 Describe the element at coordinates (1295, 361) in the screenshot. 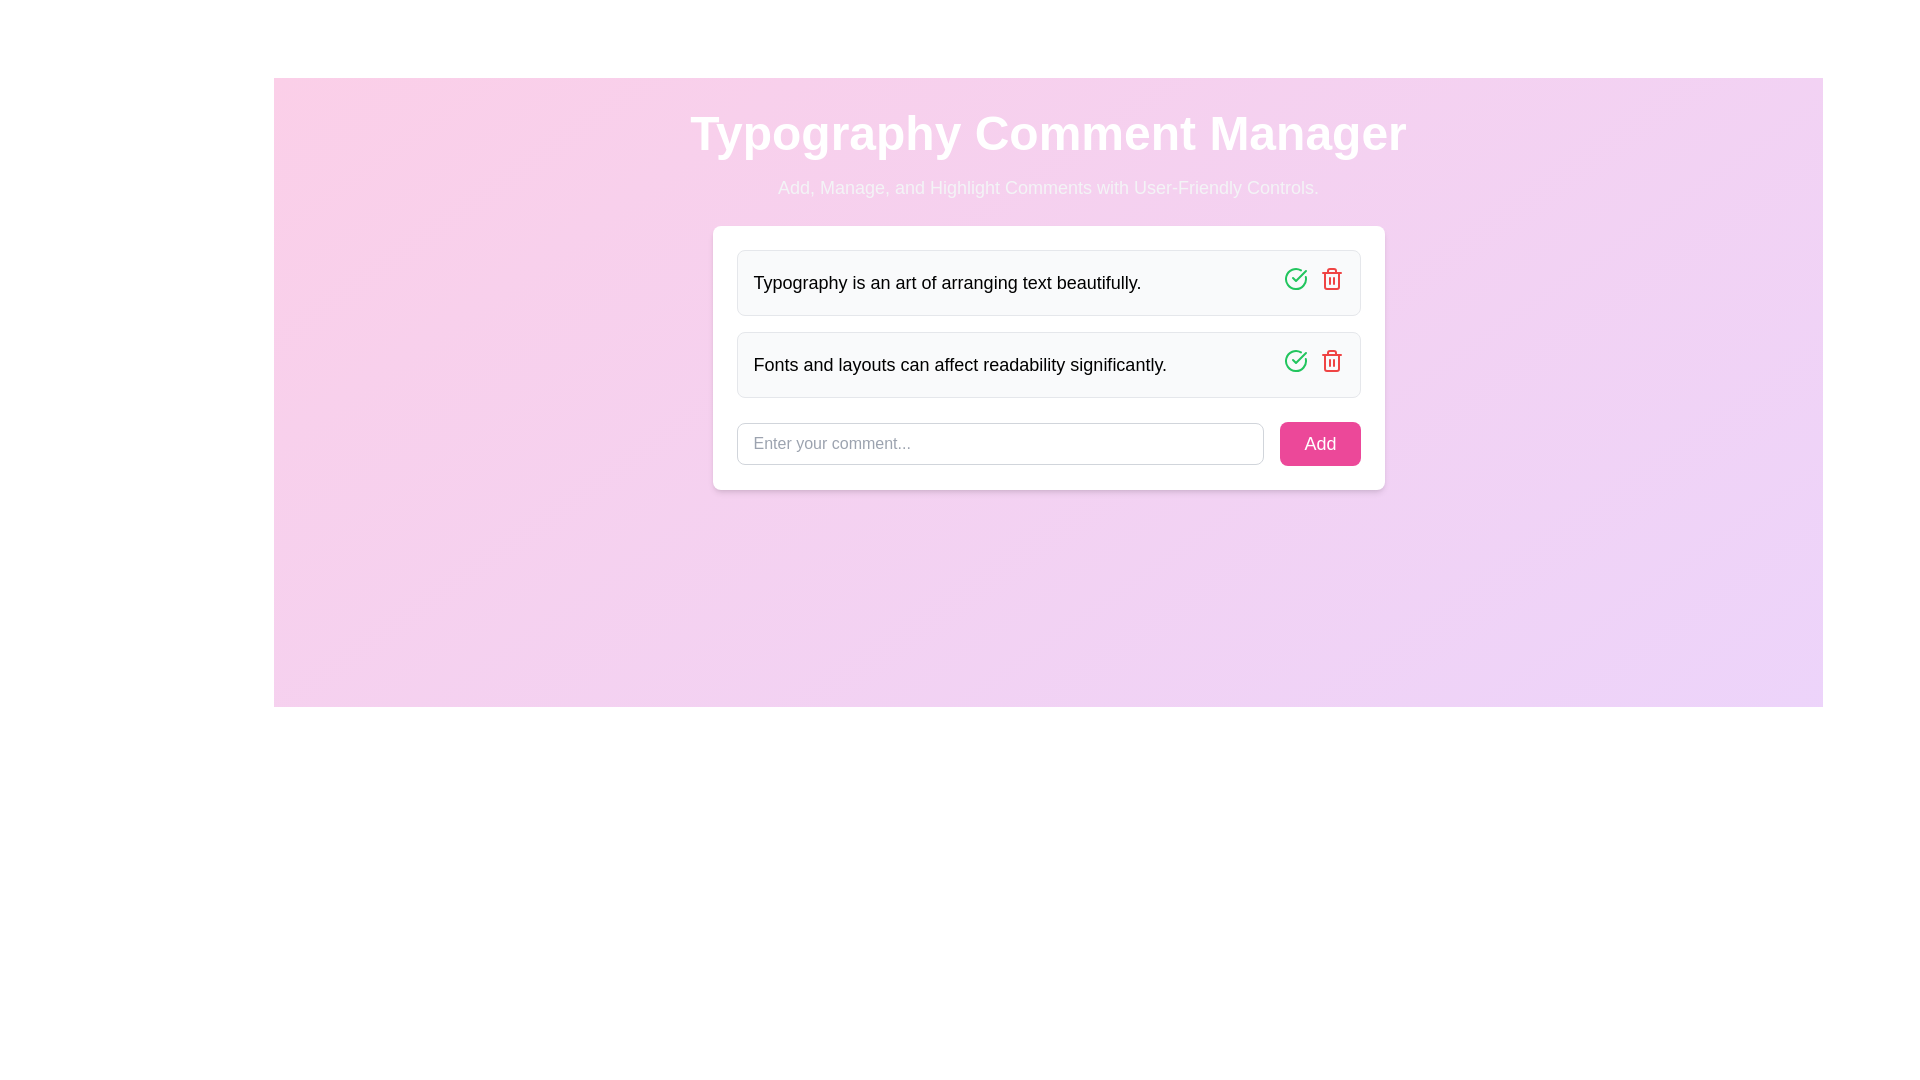

I see `the green check icon button, which represents confirmation, located at the top section of the actions list` at that location.